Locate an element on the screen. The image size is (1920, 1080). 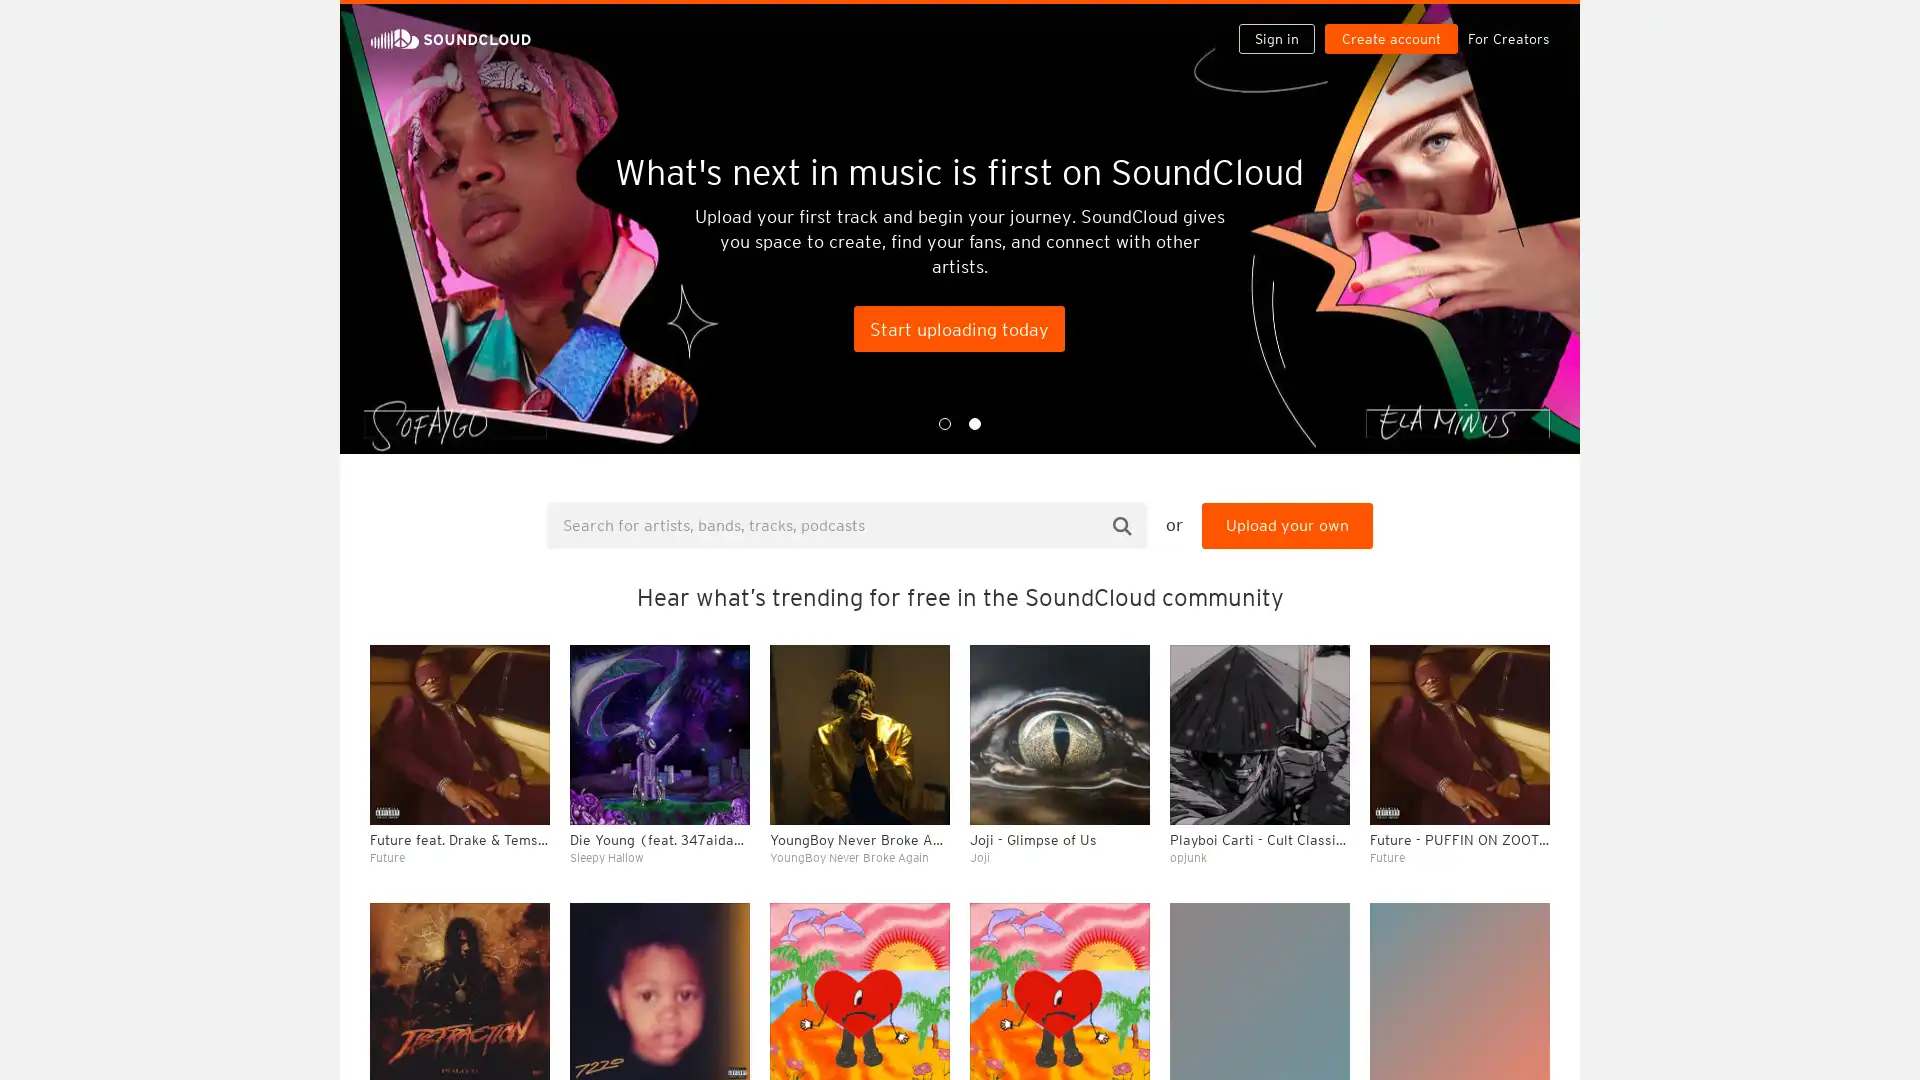
Sign in is located at coordinates (1275, 38).